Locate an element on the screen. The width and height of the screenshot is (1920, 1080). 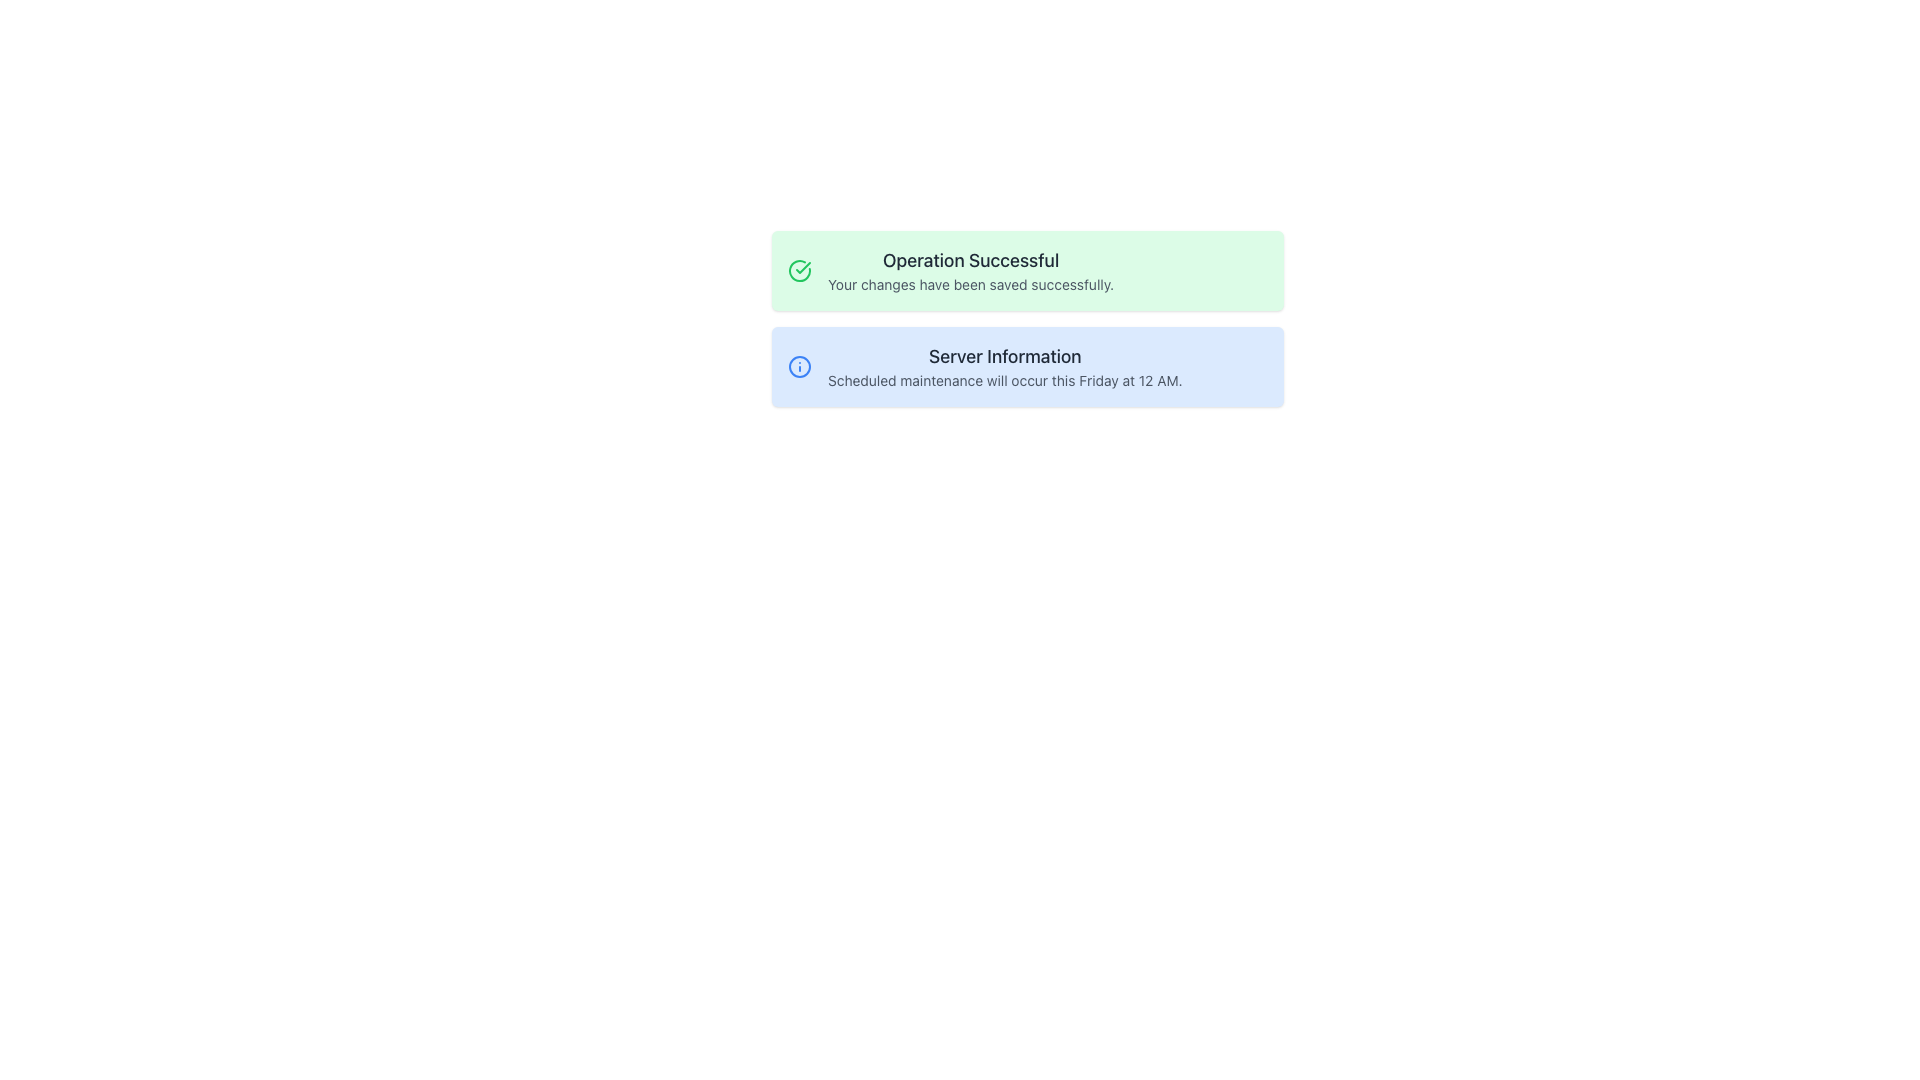
the circular green icon with a checkmark symbol that indicates a successful operation, located in the green notification panel next to the texts 'Operation Successful' and 'Your changes have been saved successfully' is located at coordinates (800, 270).